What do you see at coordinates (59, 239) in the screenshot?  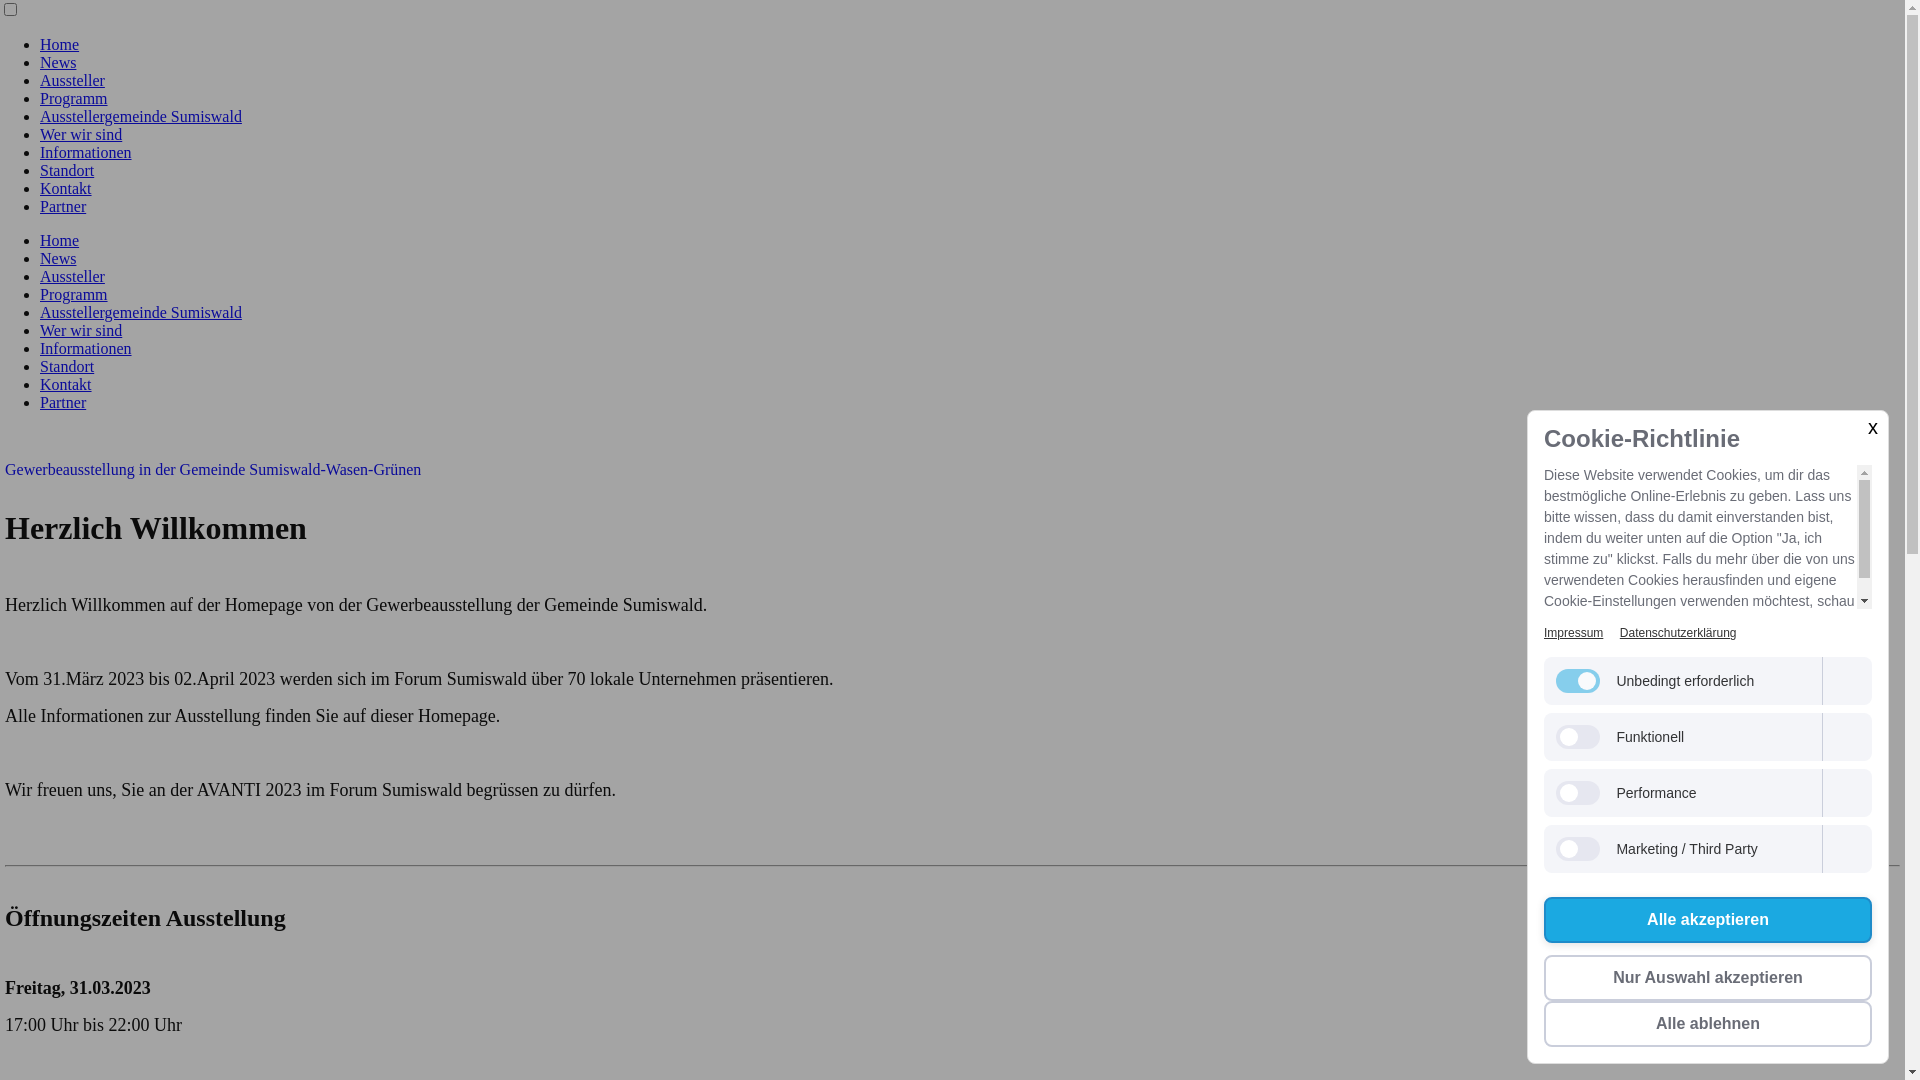 I see `'Home'` at bounding box center [59, 239].